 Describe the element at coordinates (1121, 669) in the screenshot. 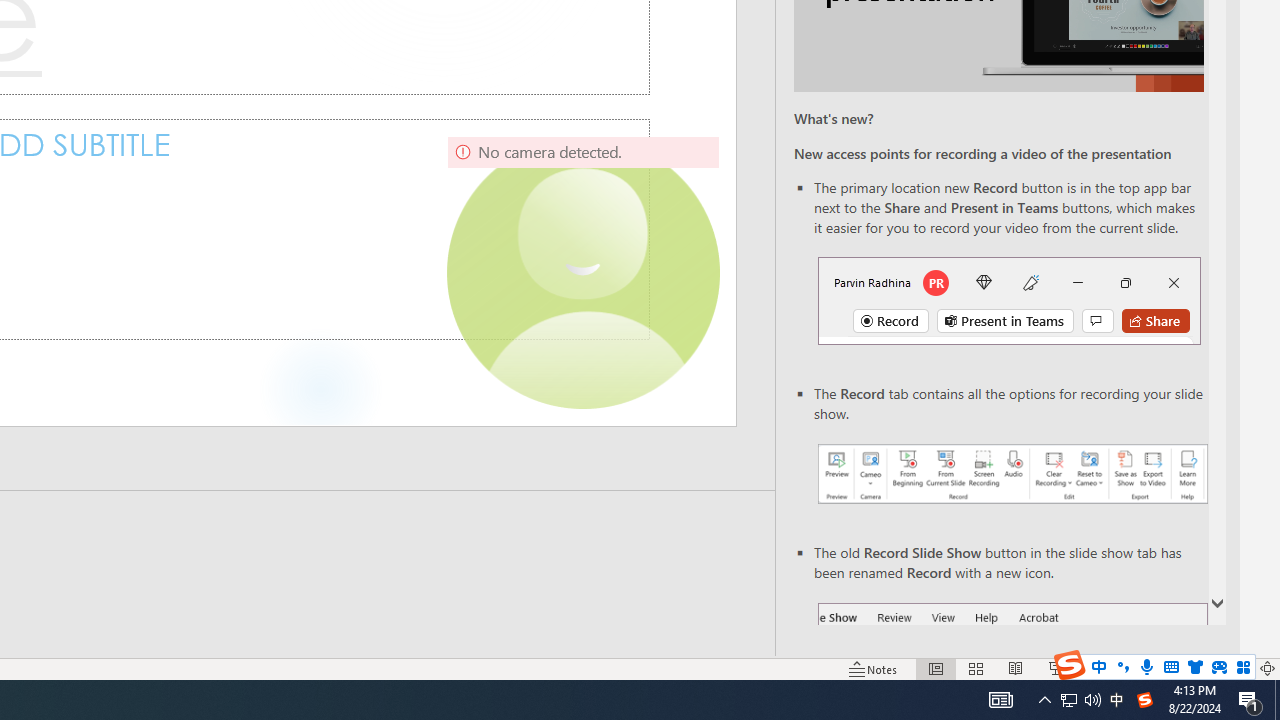

I see `'Zoom Out'` at that location.